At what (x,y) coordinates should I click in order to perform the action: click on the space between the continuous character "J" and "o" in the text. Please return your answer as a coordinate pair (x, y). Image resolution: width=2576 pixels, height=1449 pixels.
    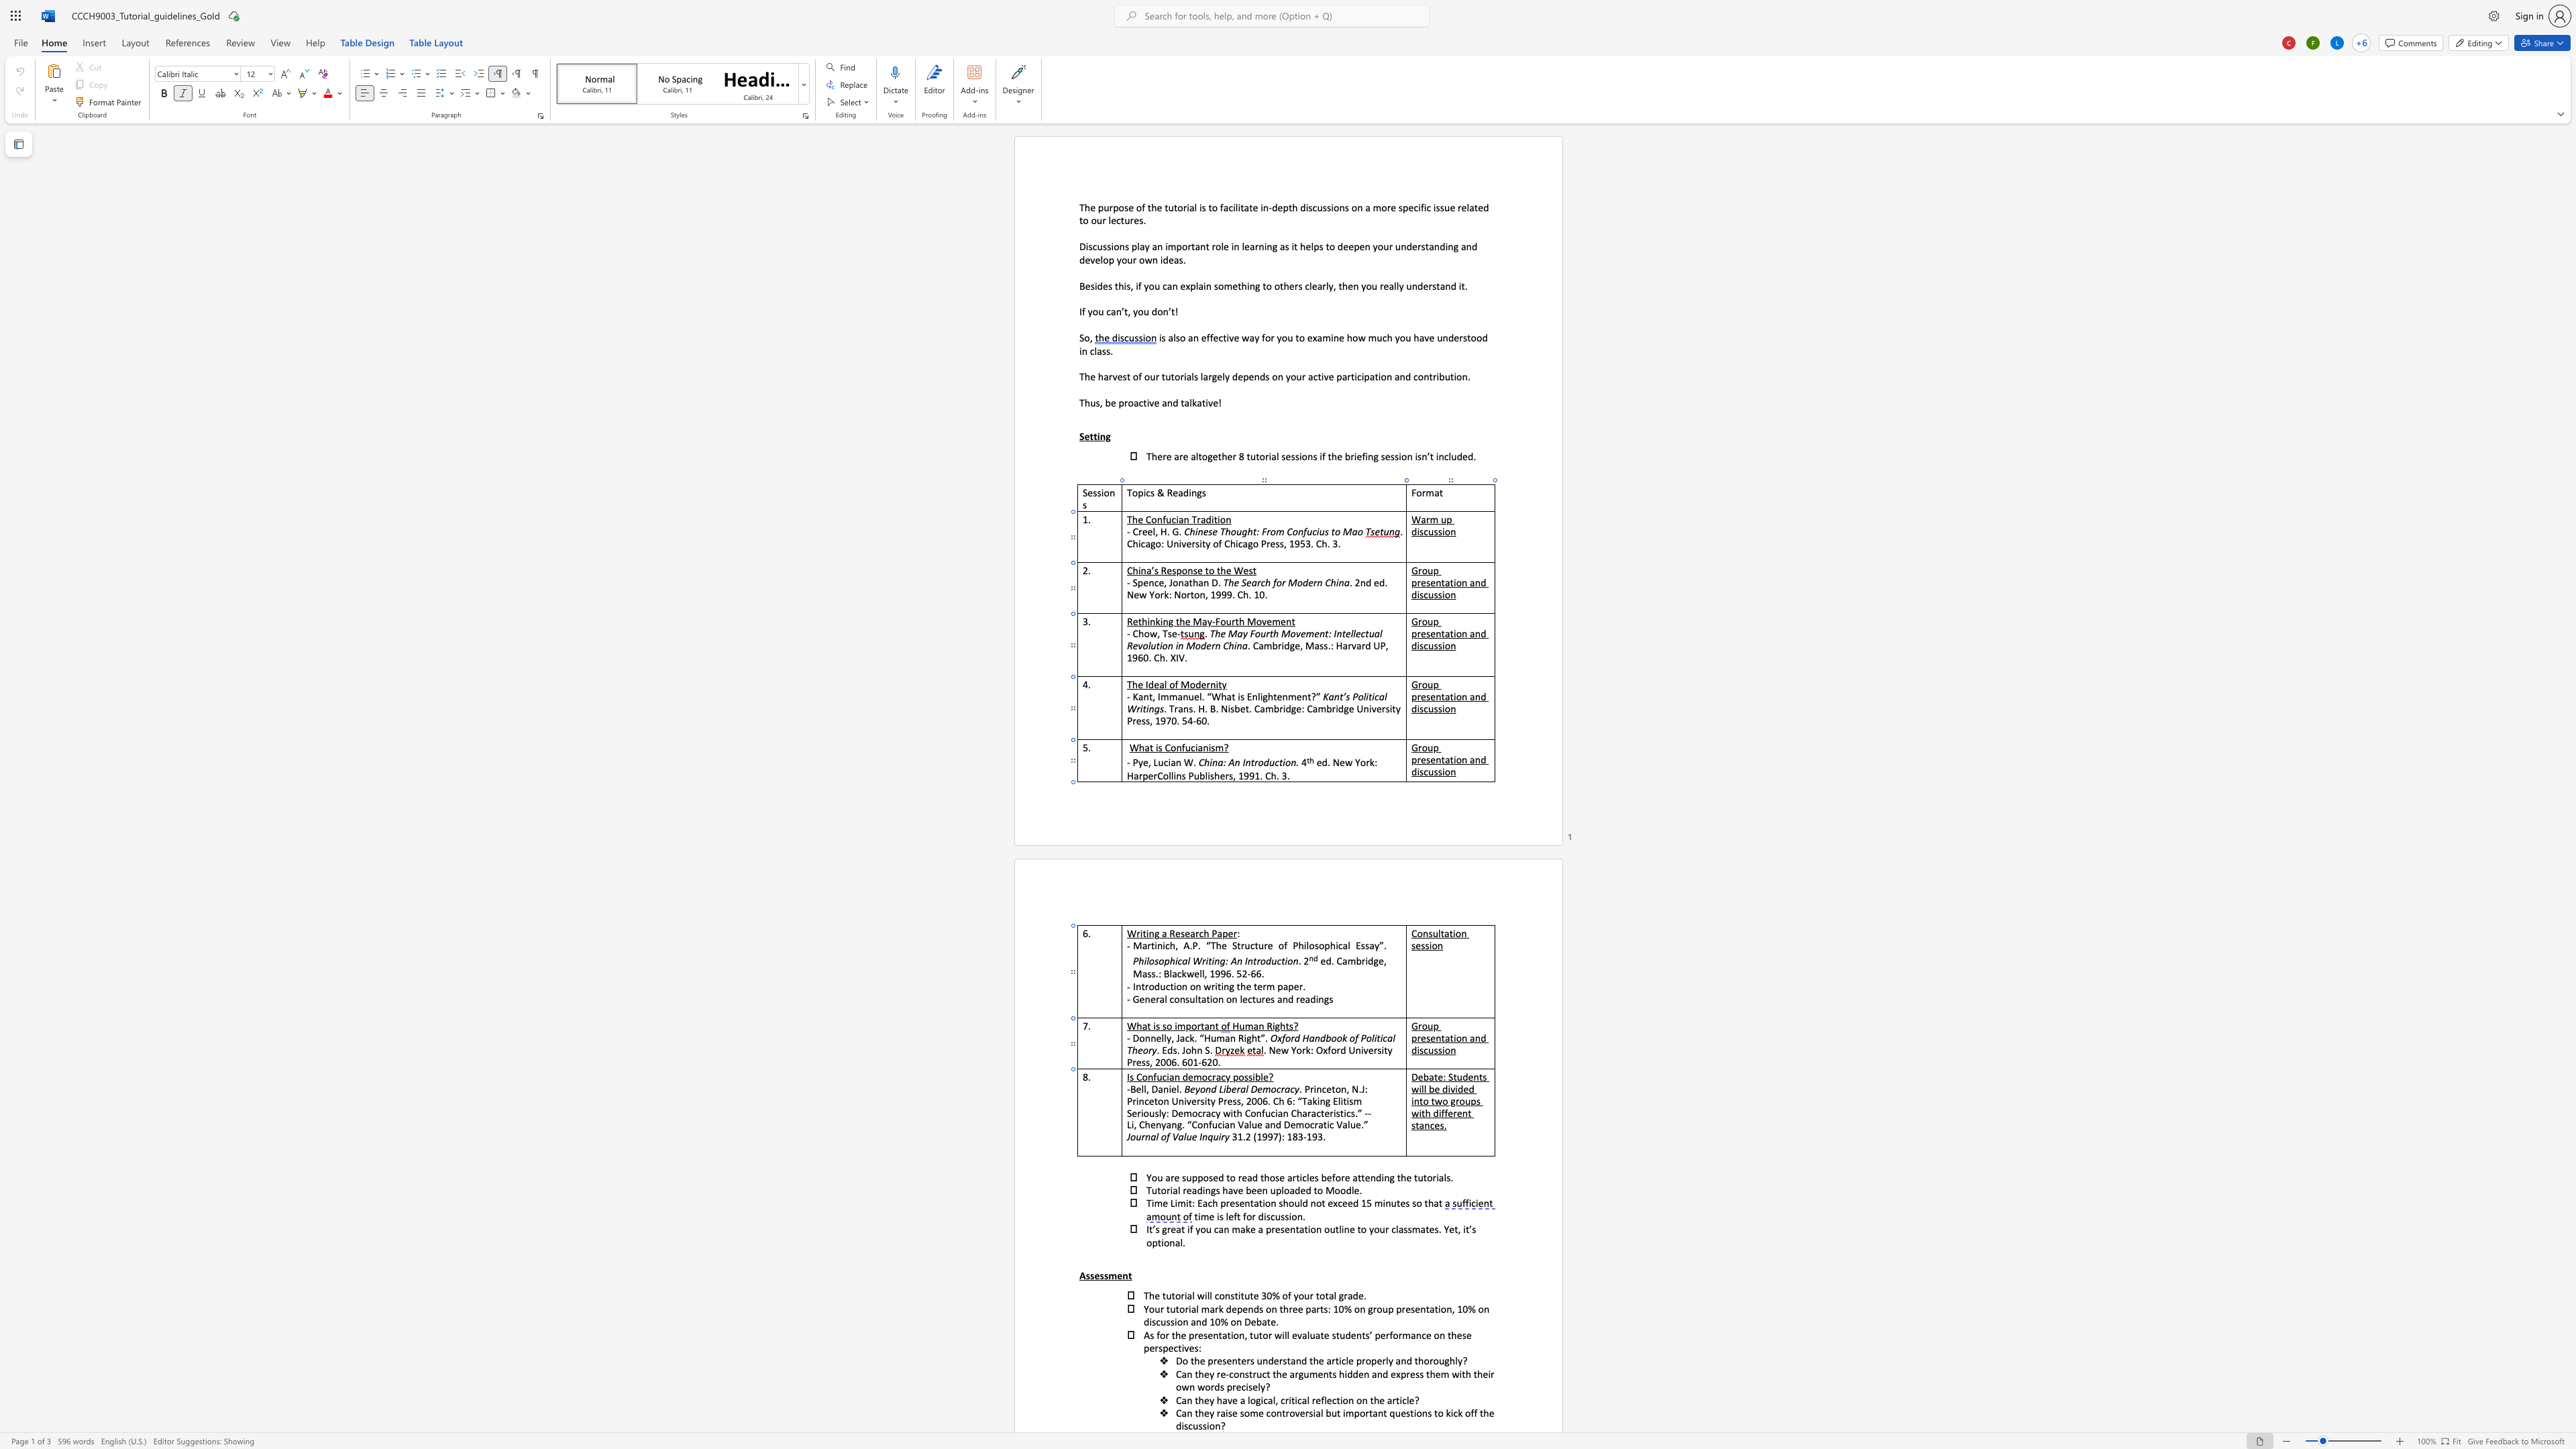
    Looking at the image, I should click on (1185, 1049).